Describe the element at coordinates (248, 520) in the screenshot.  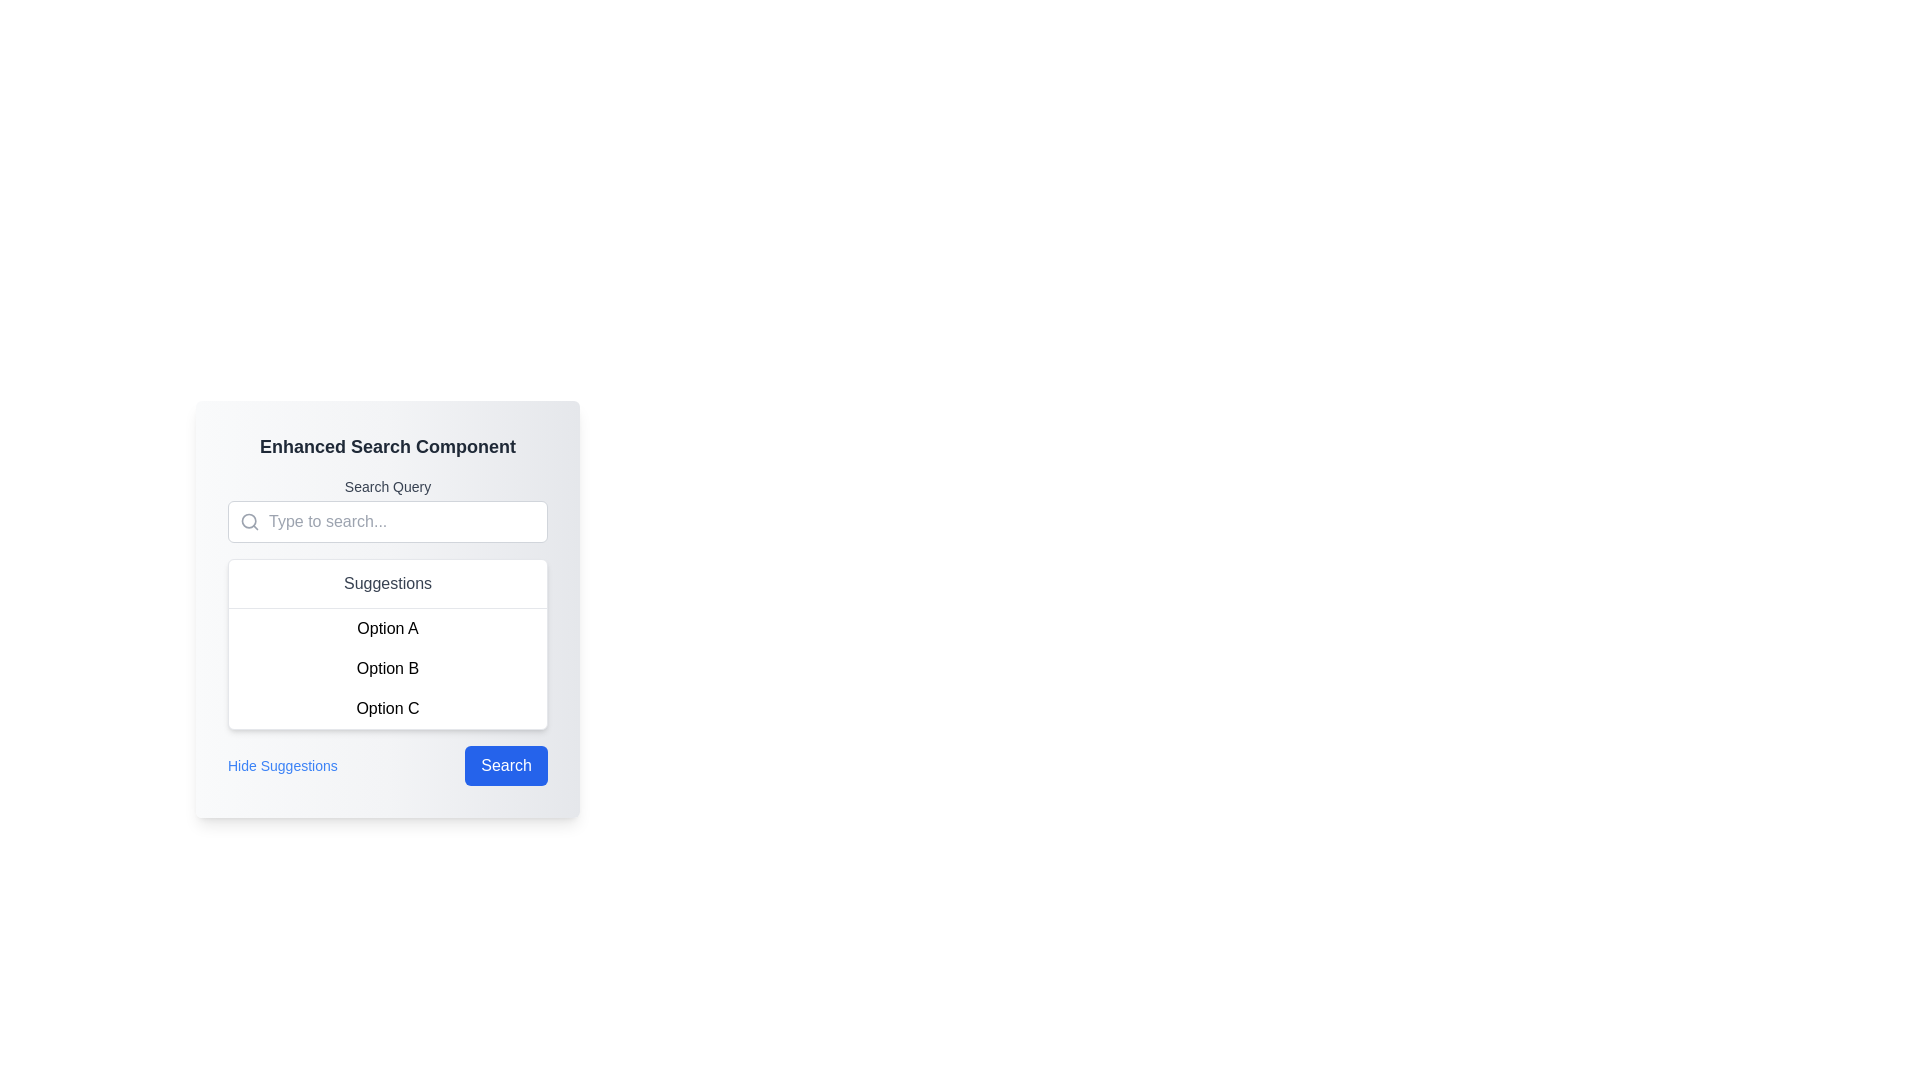
I see `the circular lens part of the magnifying glass icon, which indicates search functionality for the 'Type to search' input field` at that location.